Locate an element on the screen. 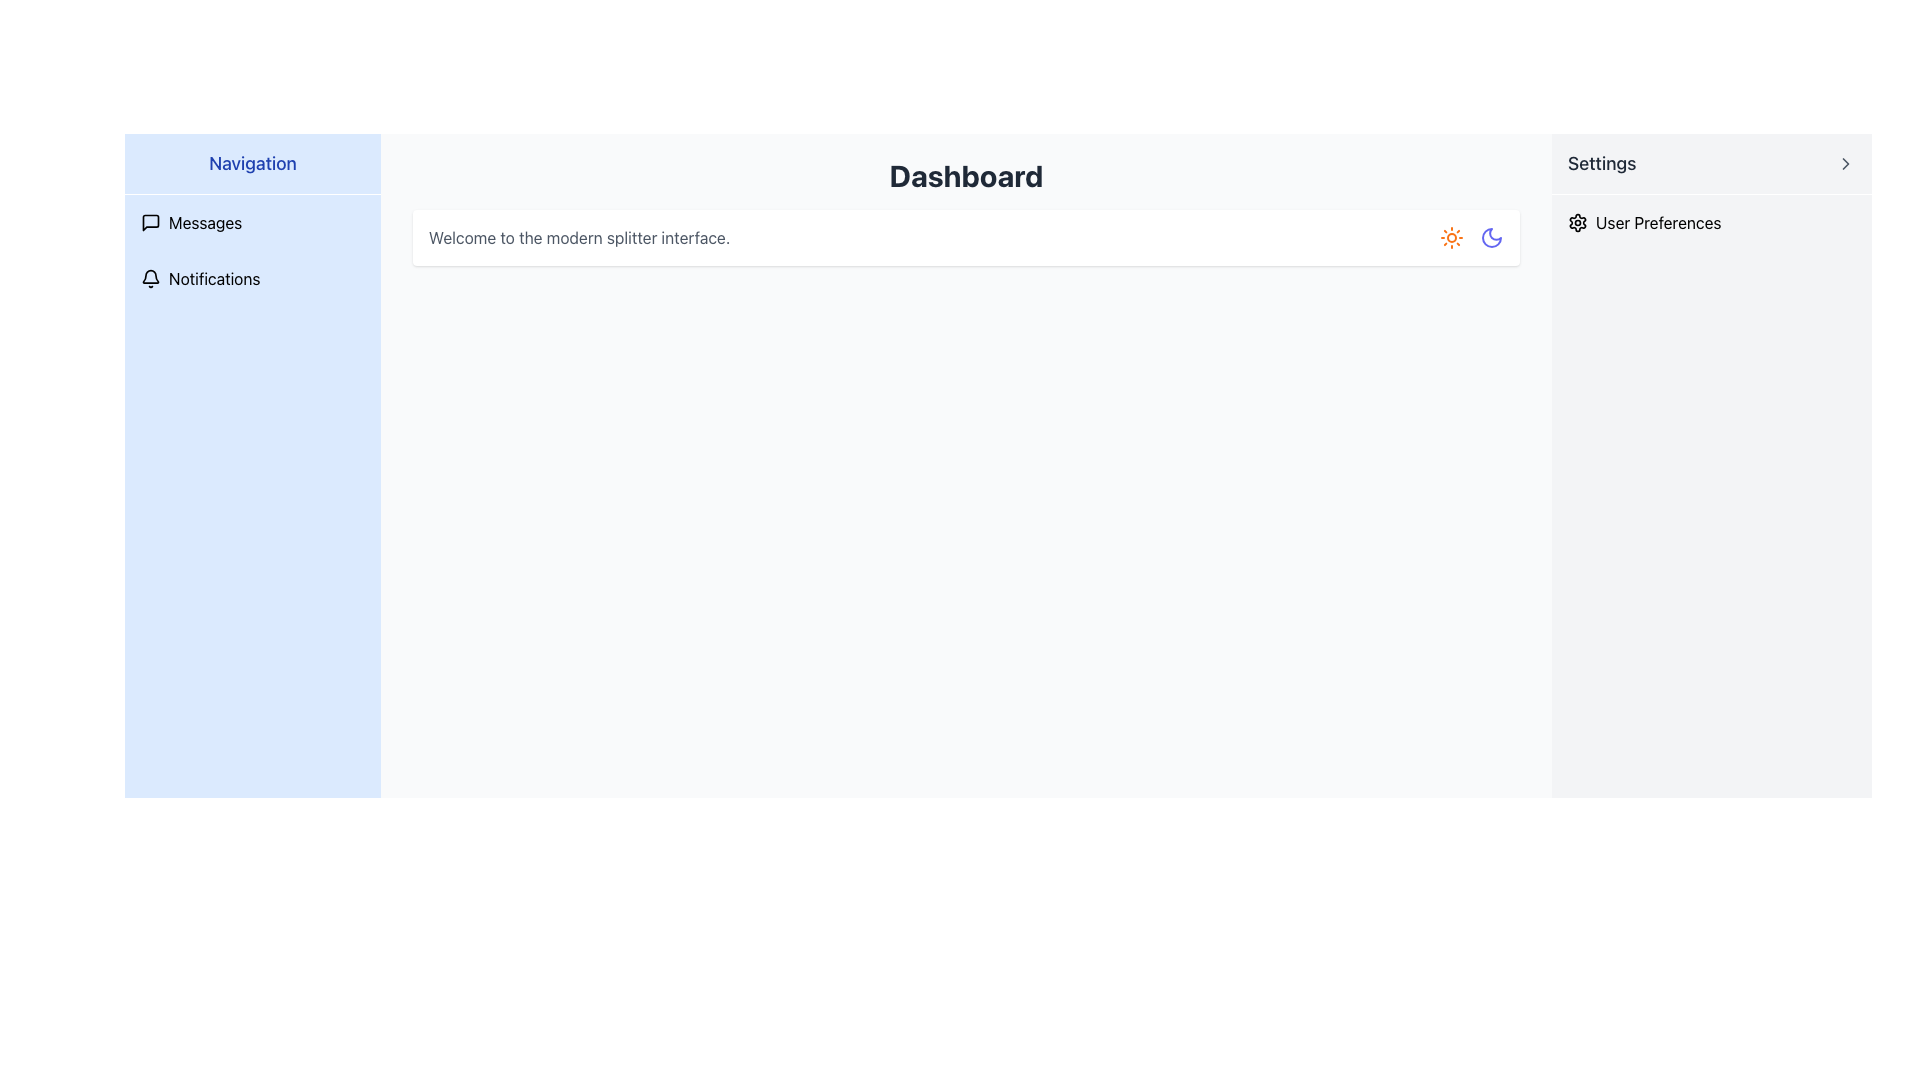  the bell icon located in the left-side navigation panel is located at coordinates (149, 278).